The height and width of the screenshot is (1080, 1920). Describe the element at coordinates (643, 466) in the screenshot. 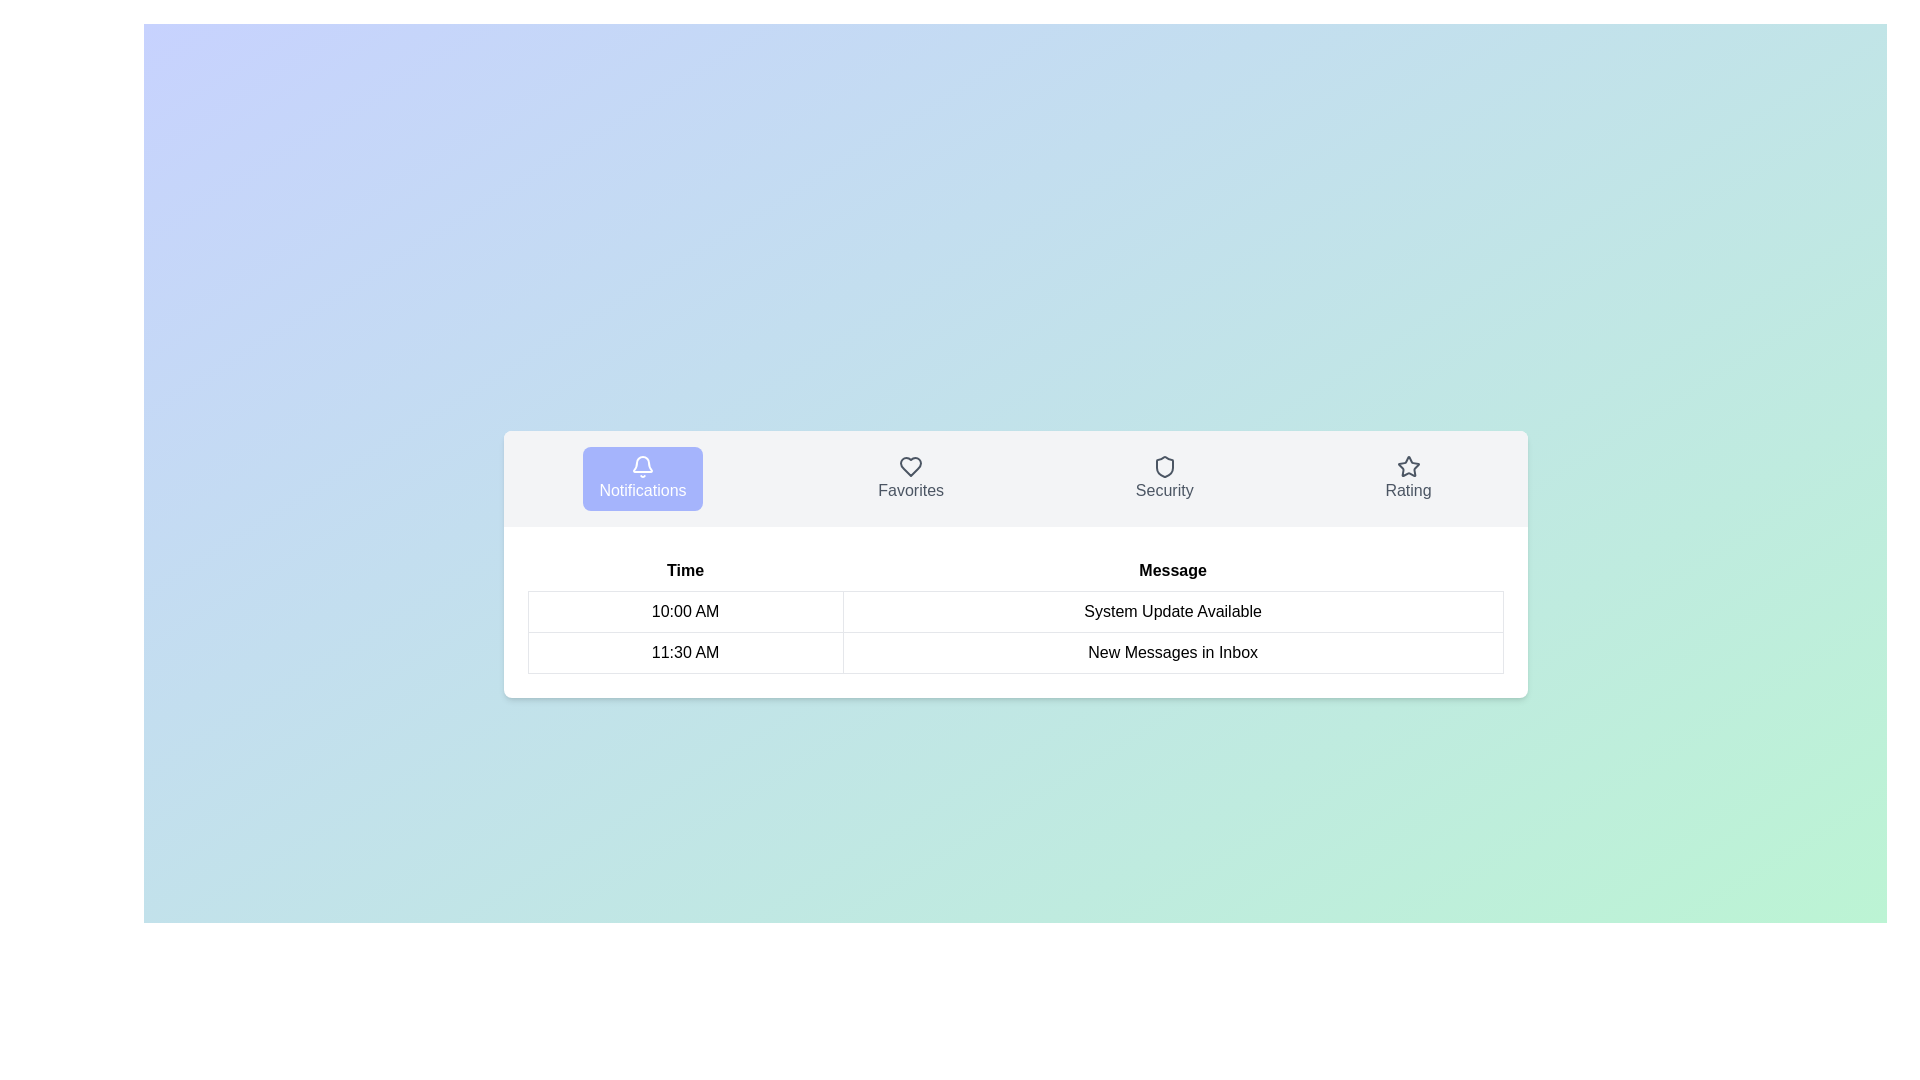

I see `the bell icon located at the top of the 'Notifications' button` at that location.